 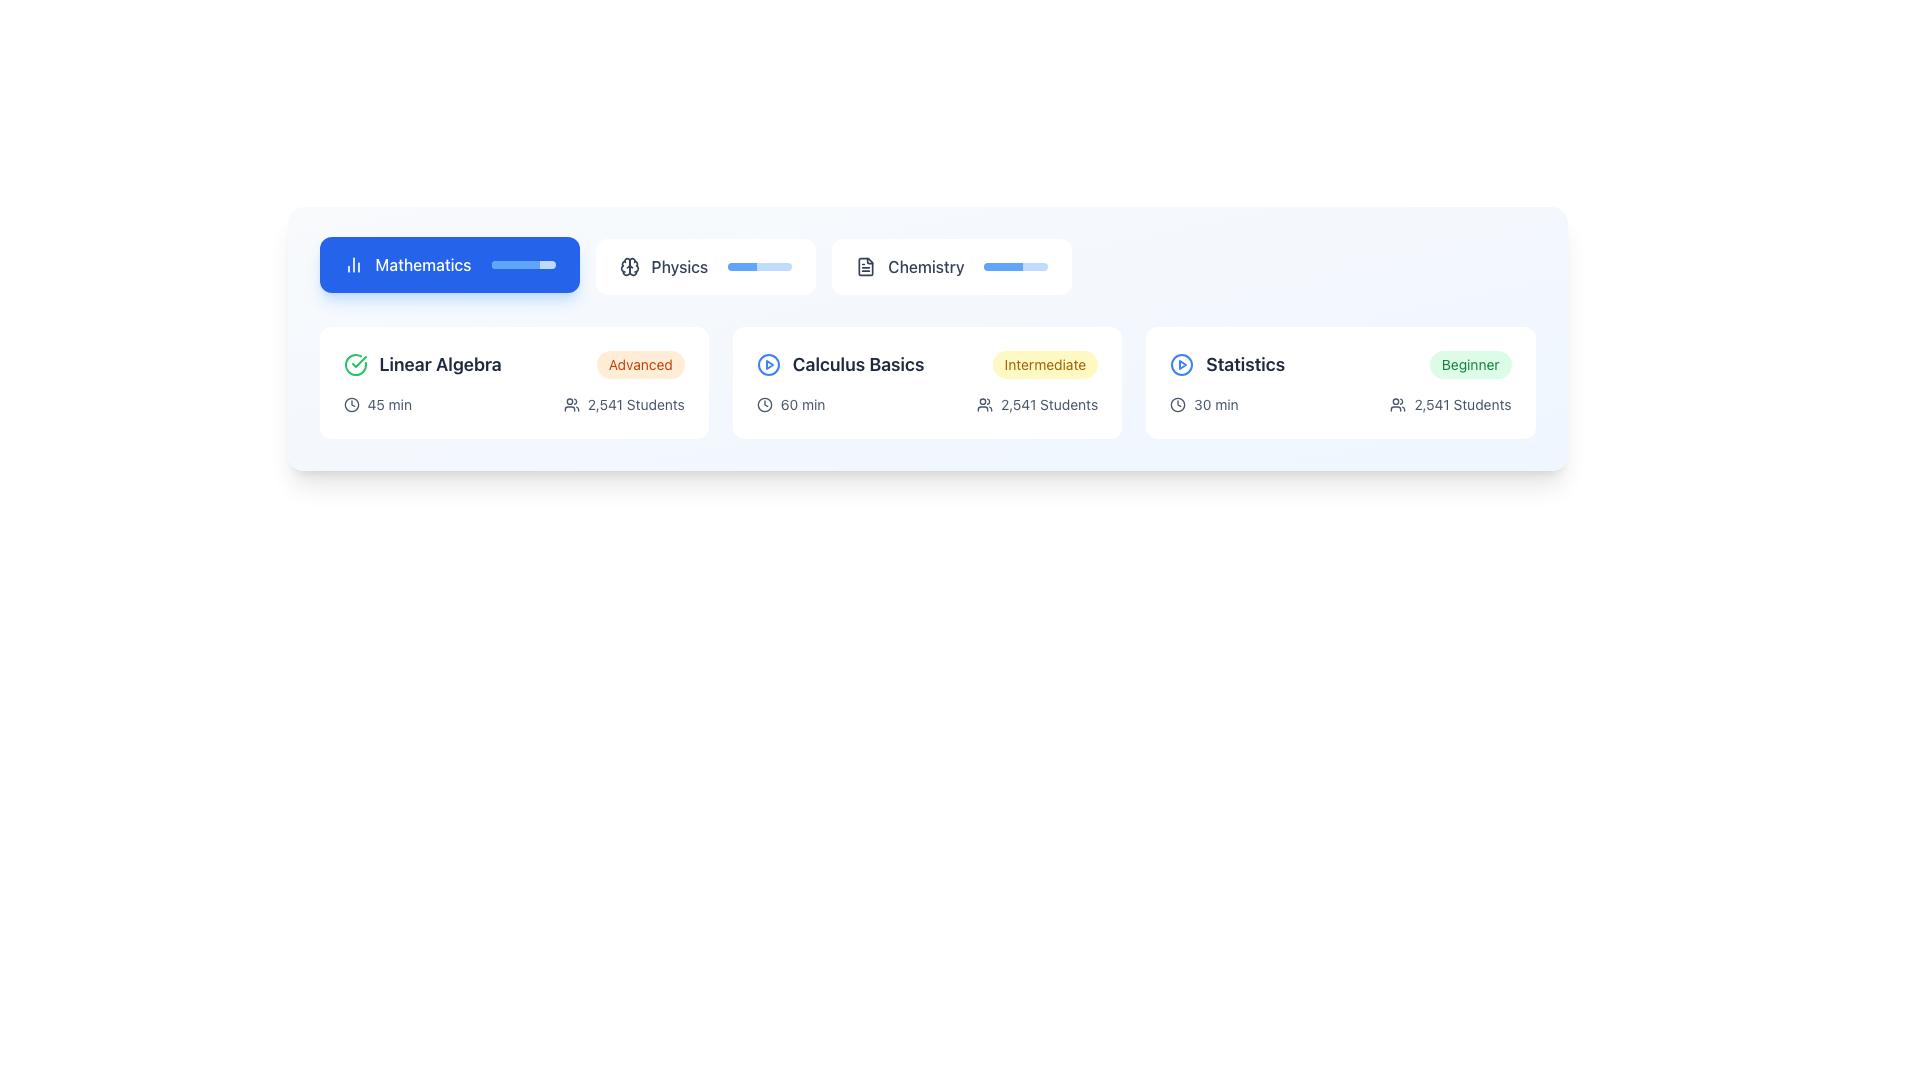 I want to click on the checkmark icon component, which is a green stroke within a circular frame, to possibly view interaction details, so click(x=359, y=362).